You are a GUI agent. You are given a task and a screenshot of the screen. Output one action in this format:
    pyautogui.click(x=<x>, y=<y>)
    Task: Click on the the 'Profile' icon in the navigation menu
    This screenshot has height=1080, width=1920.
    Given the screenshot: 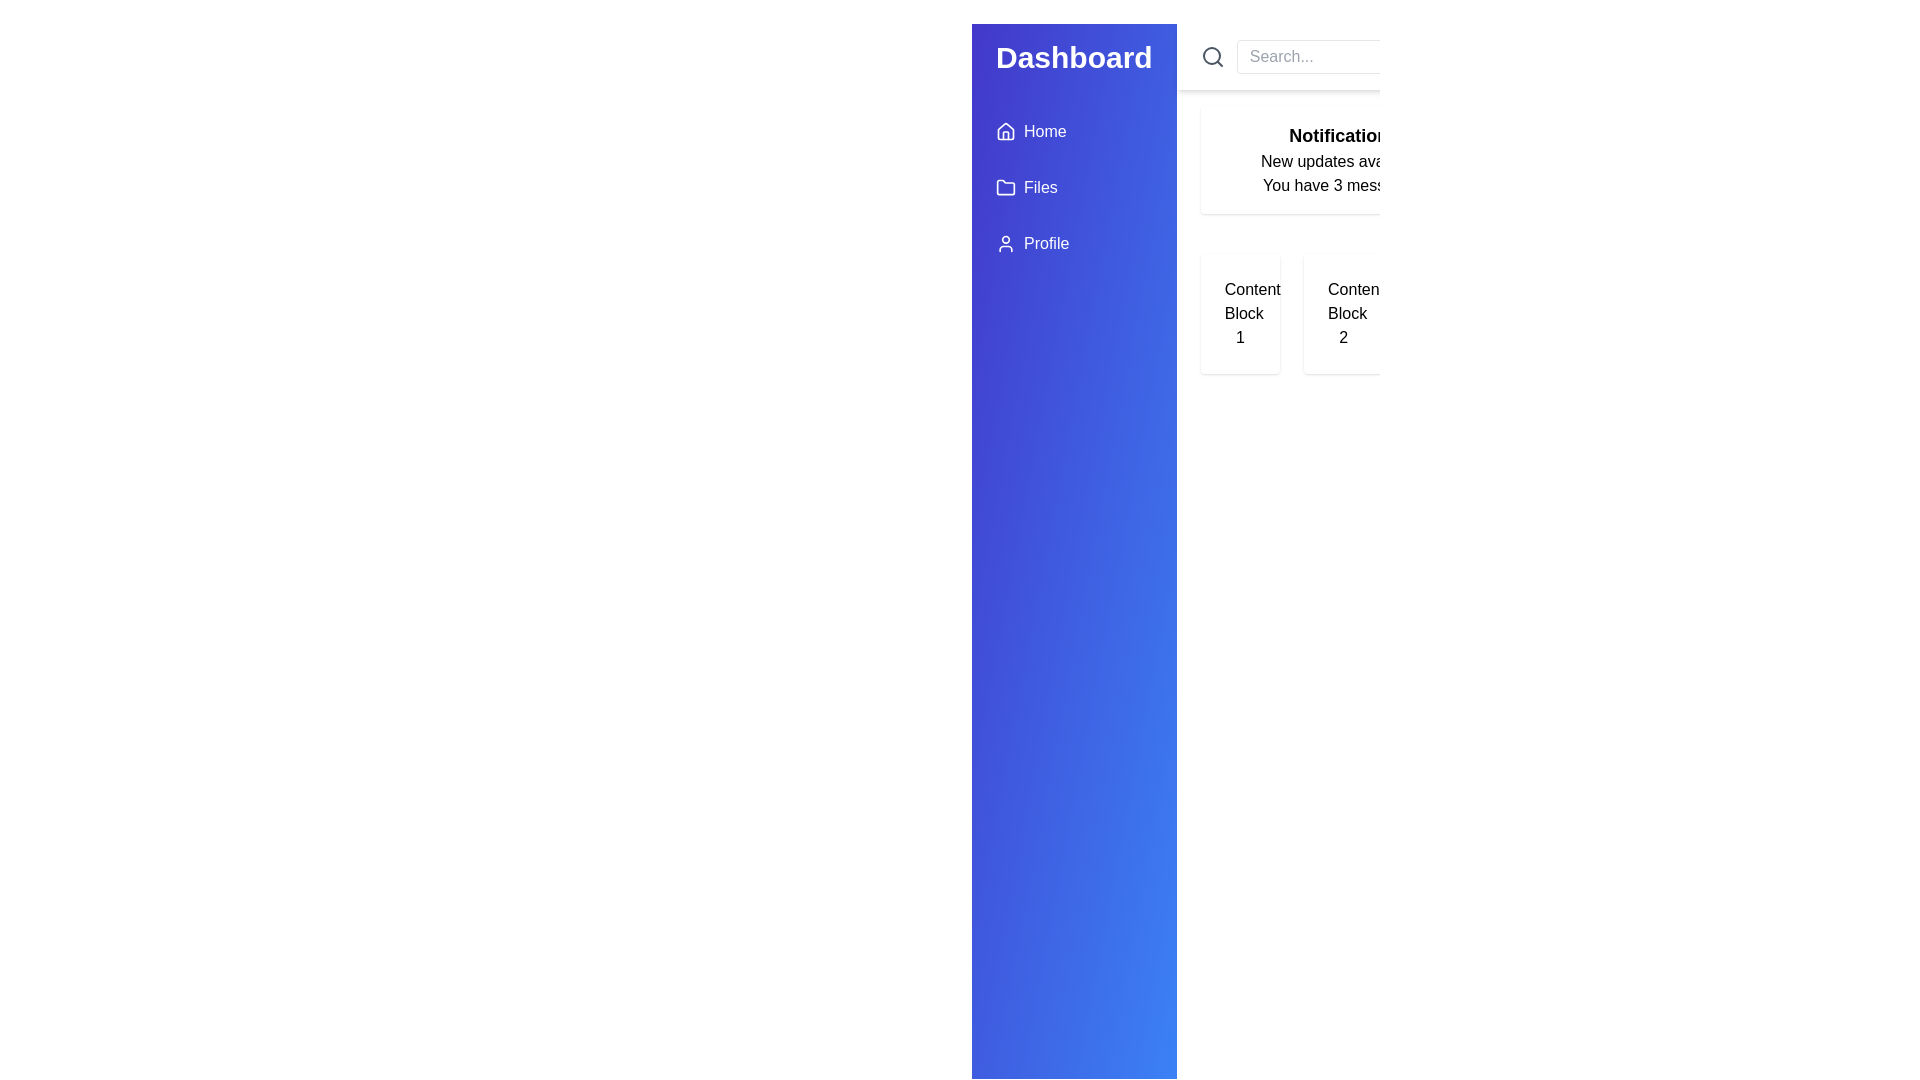 What is the action you would take?
    pyautogui.click(x=1006, y=242)
    